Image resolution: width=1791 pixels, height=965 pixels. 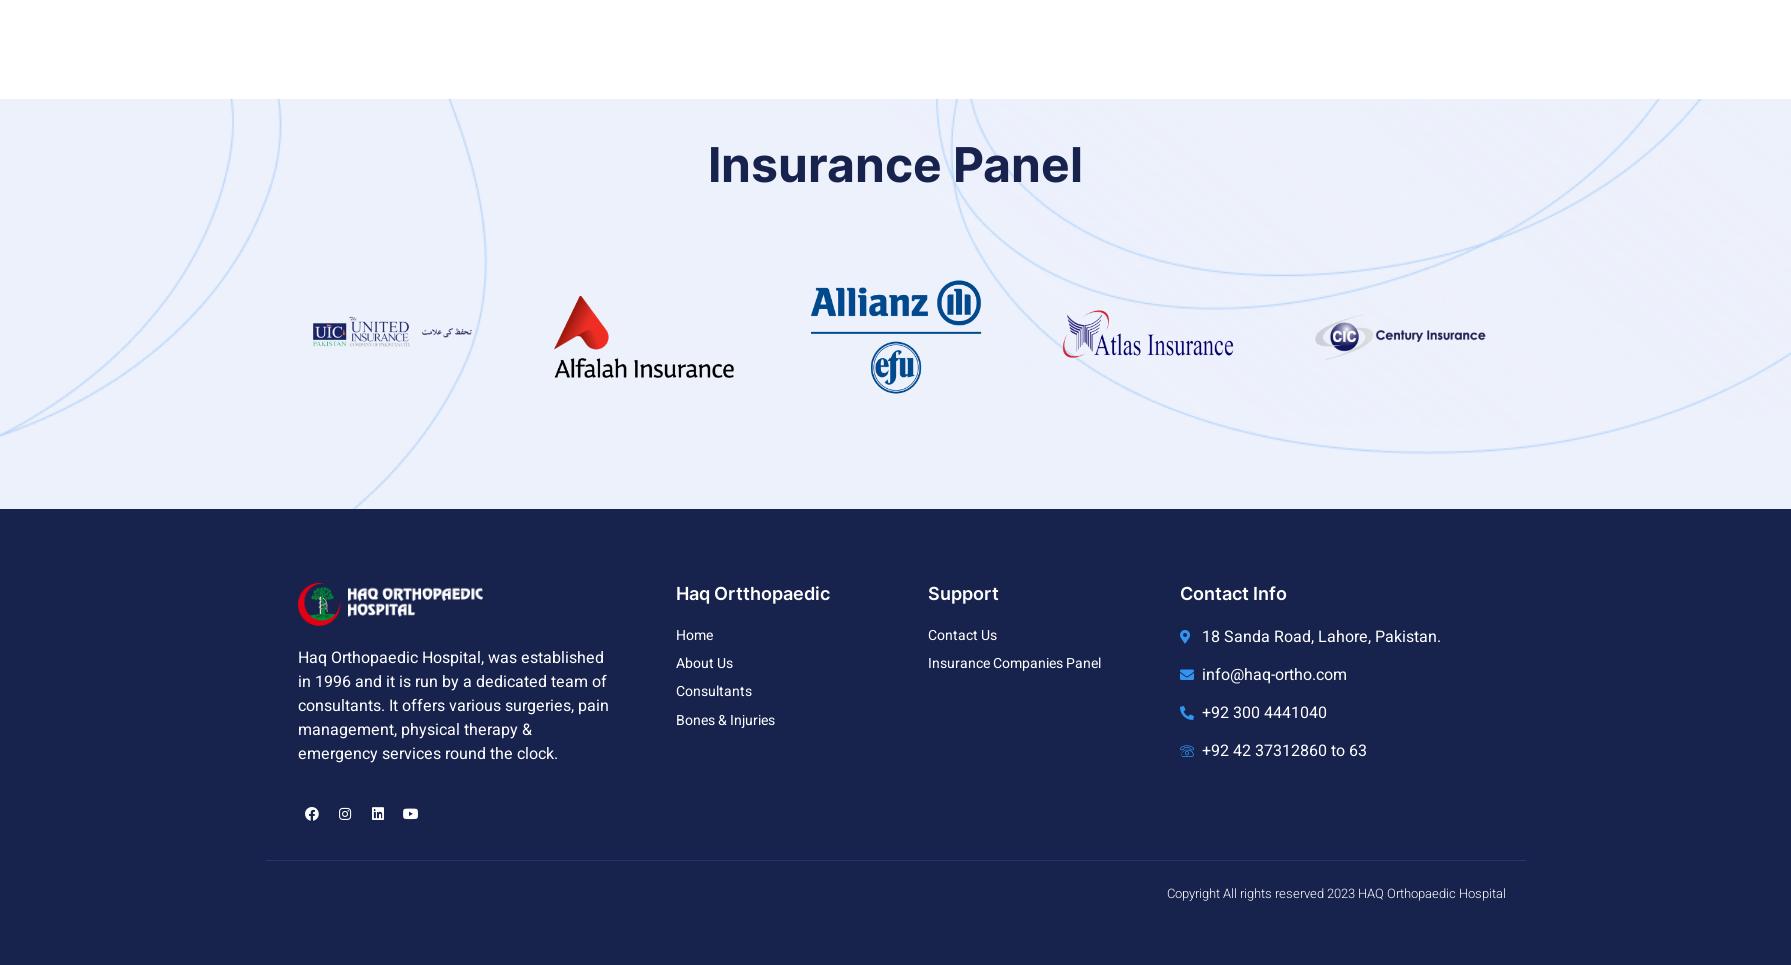 I want to click on 'Copyright All rights reserved 2023  HAQ Orthopaedic Hospital', so click(x=1164, y=891).